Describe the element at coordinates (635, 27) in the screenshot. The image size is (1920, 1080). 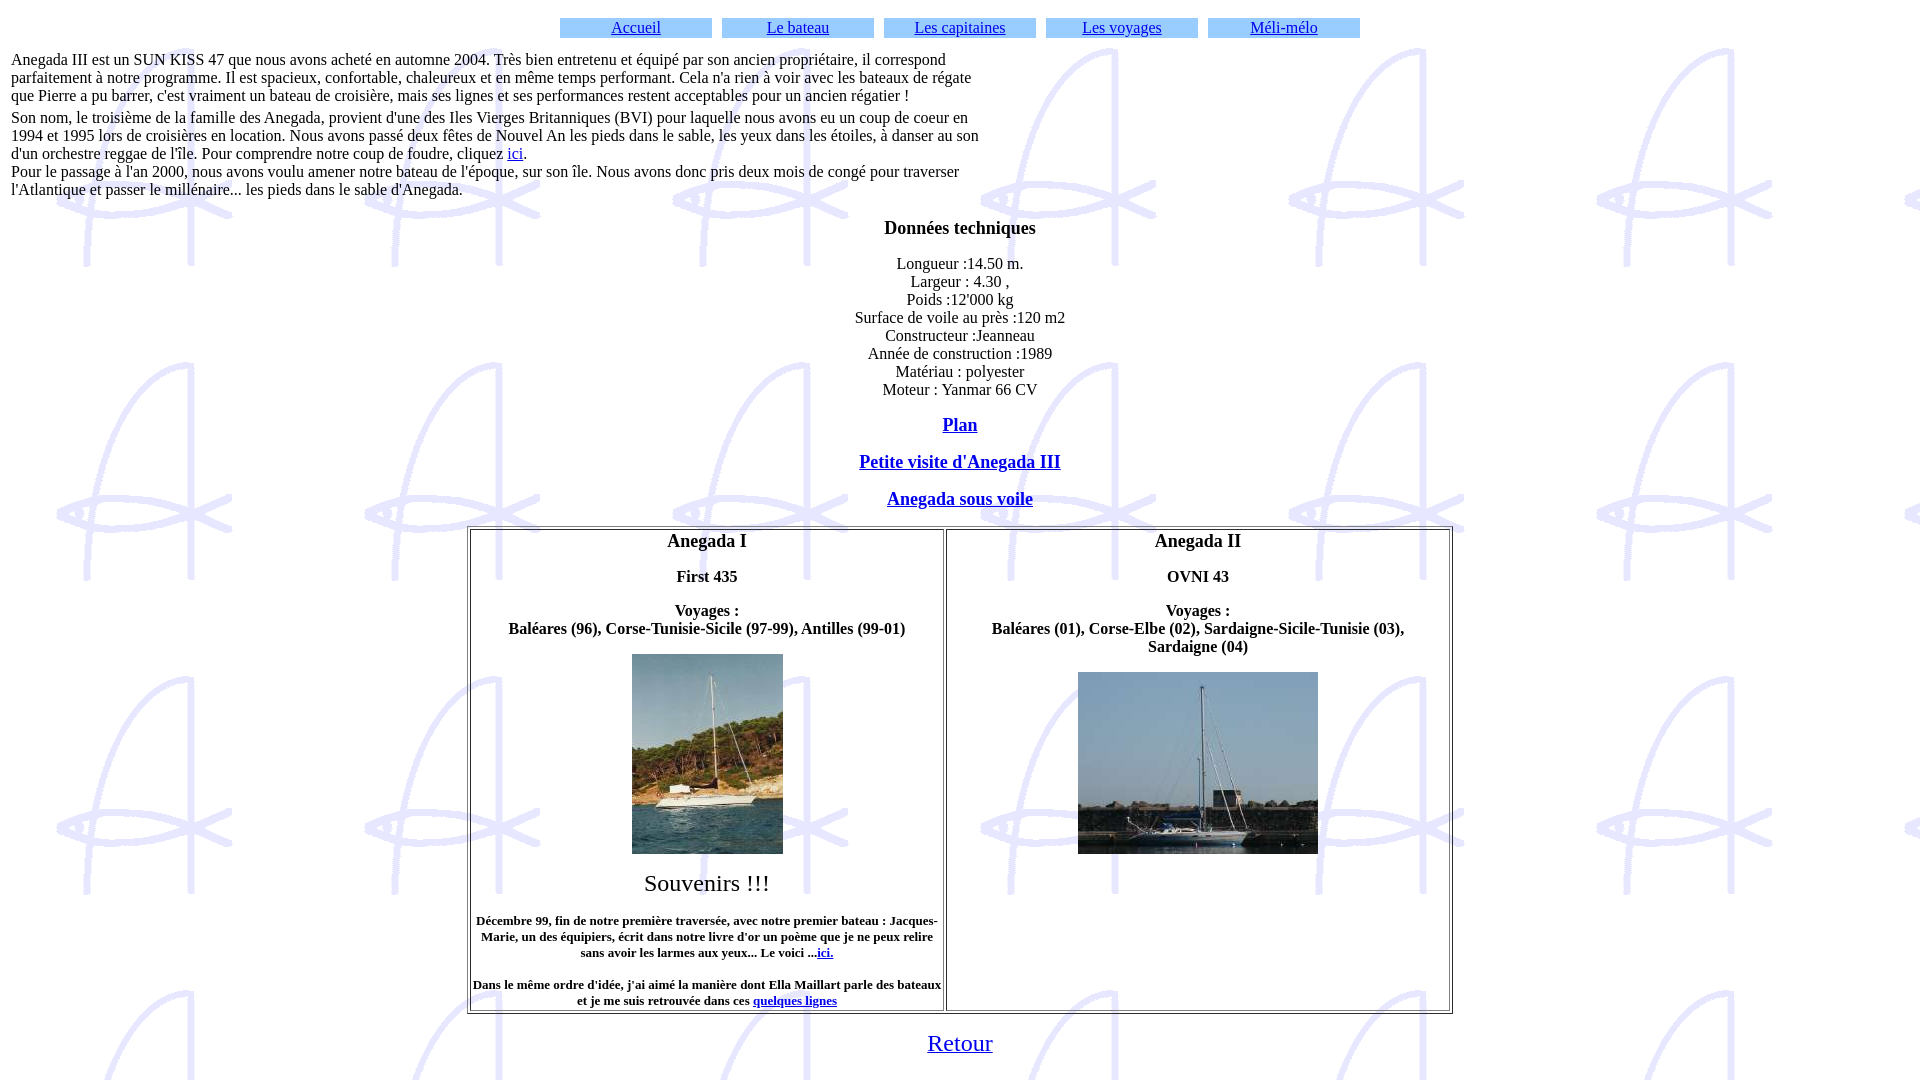
I see `'Accueil'` at that location.